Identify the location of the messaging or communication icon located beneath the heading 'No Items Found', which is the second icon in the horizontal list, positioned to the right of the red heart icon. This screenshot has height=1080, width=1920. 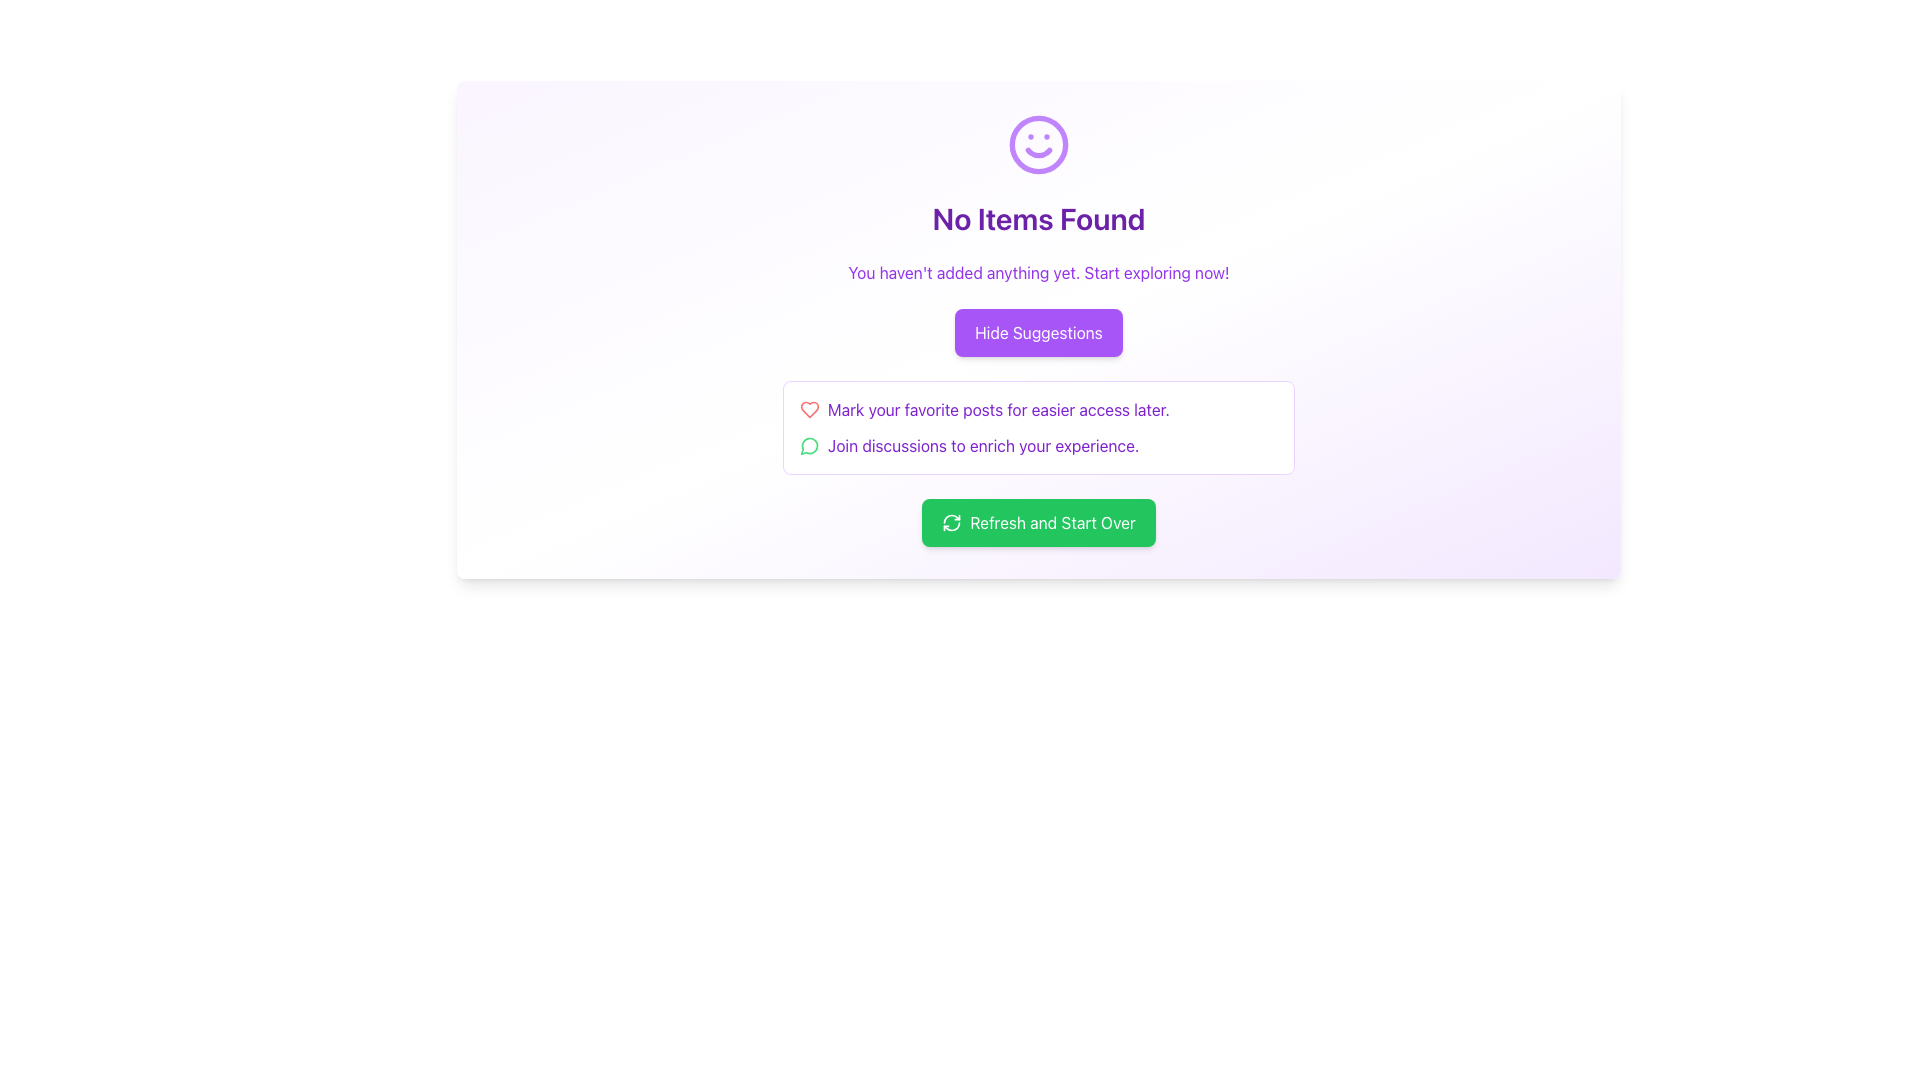
(809, 445).